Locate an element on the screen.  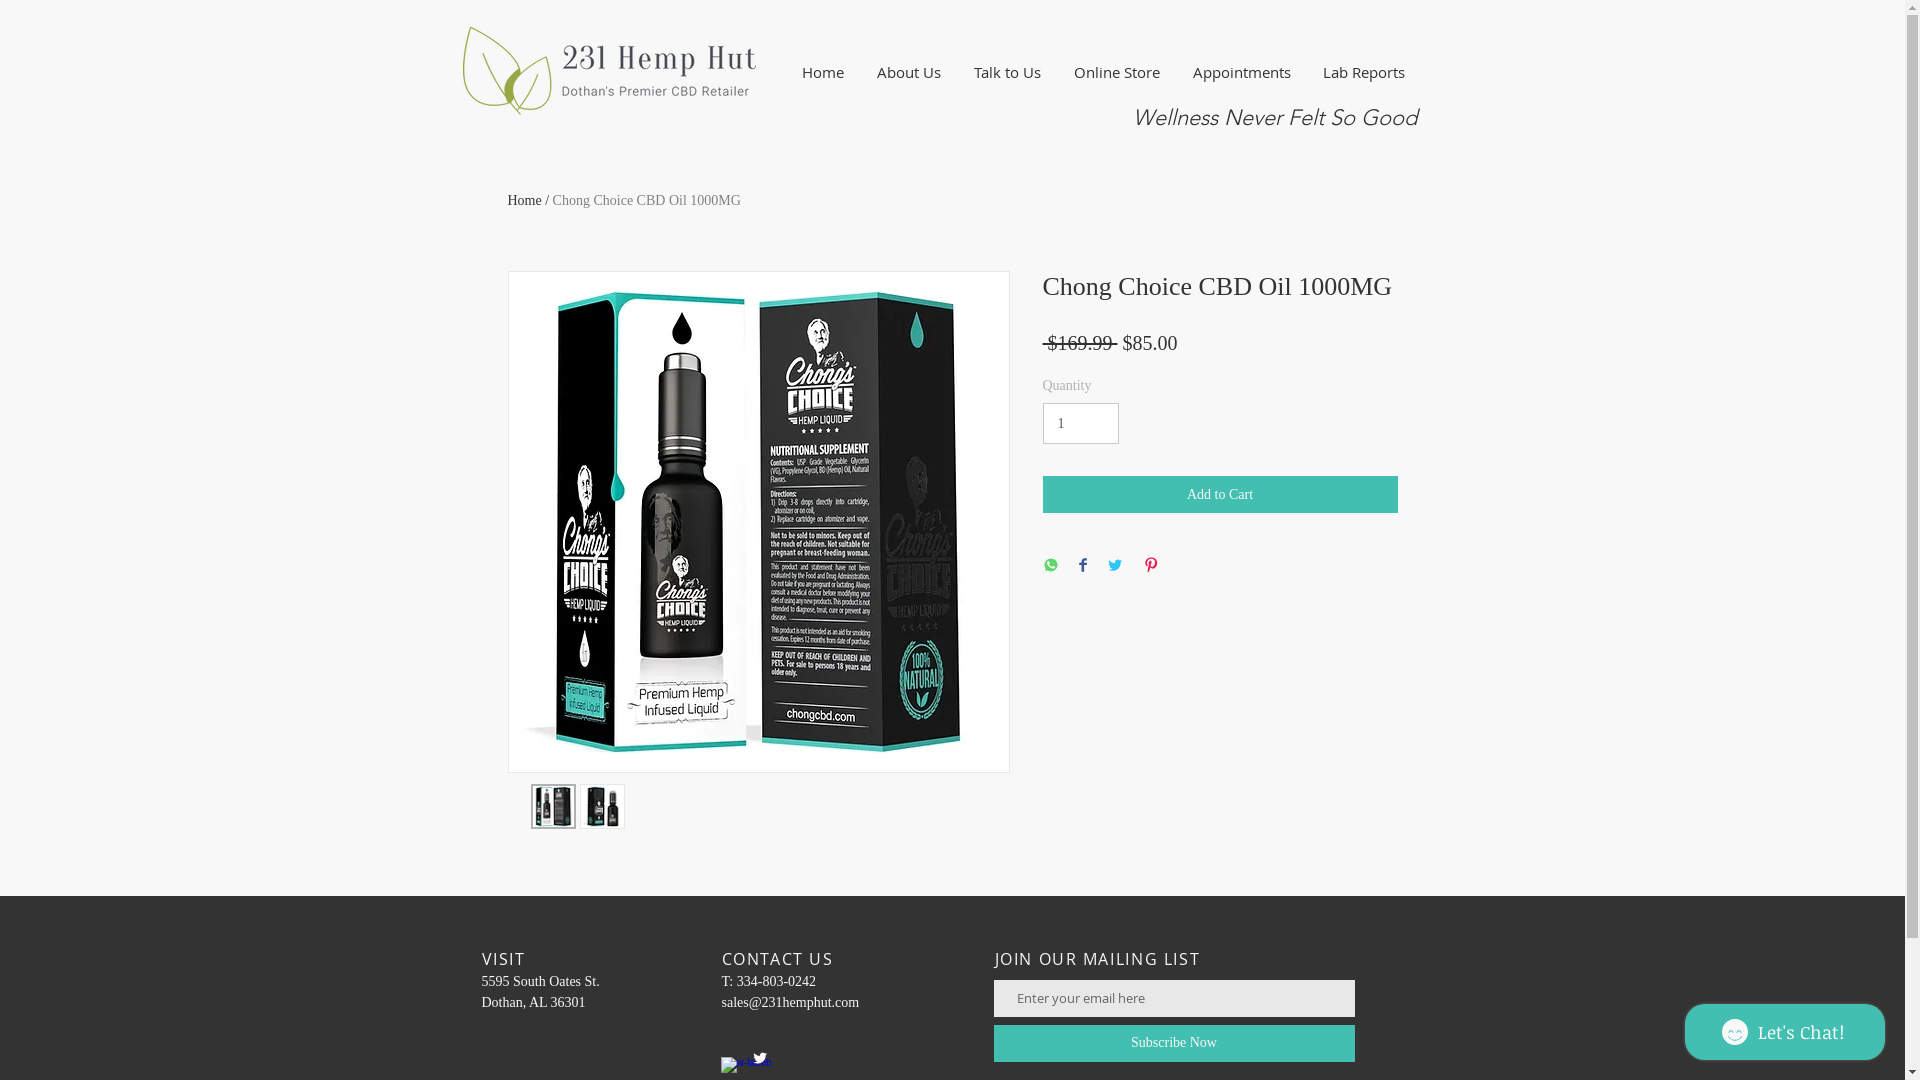
'Online Store' is located at coordinates (1116, 71).